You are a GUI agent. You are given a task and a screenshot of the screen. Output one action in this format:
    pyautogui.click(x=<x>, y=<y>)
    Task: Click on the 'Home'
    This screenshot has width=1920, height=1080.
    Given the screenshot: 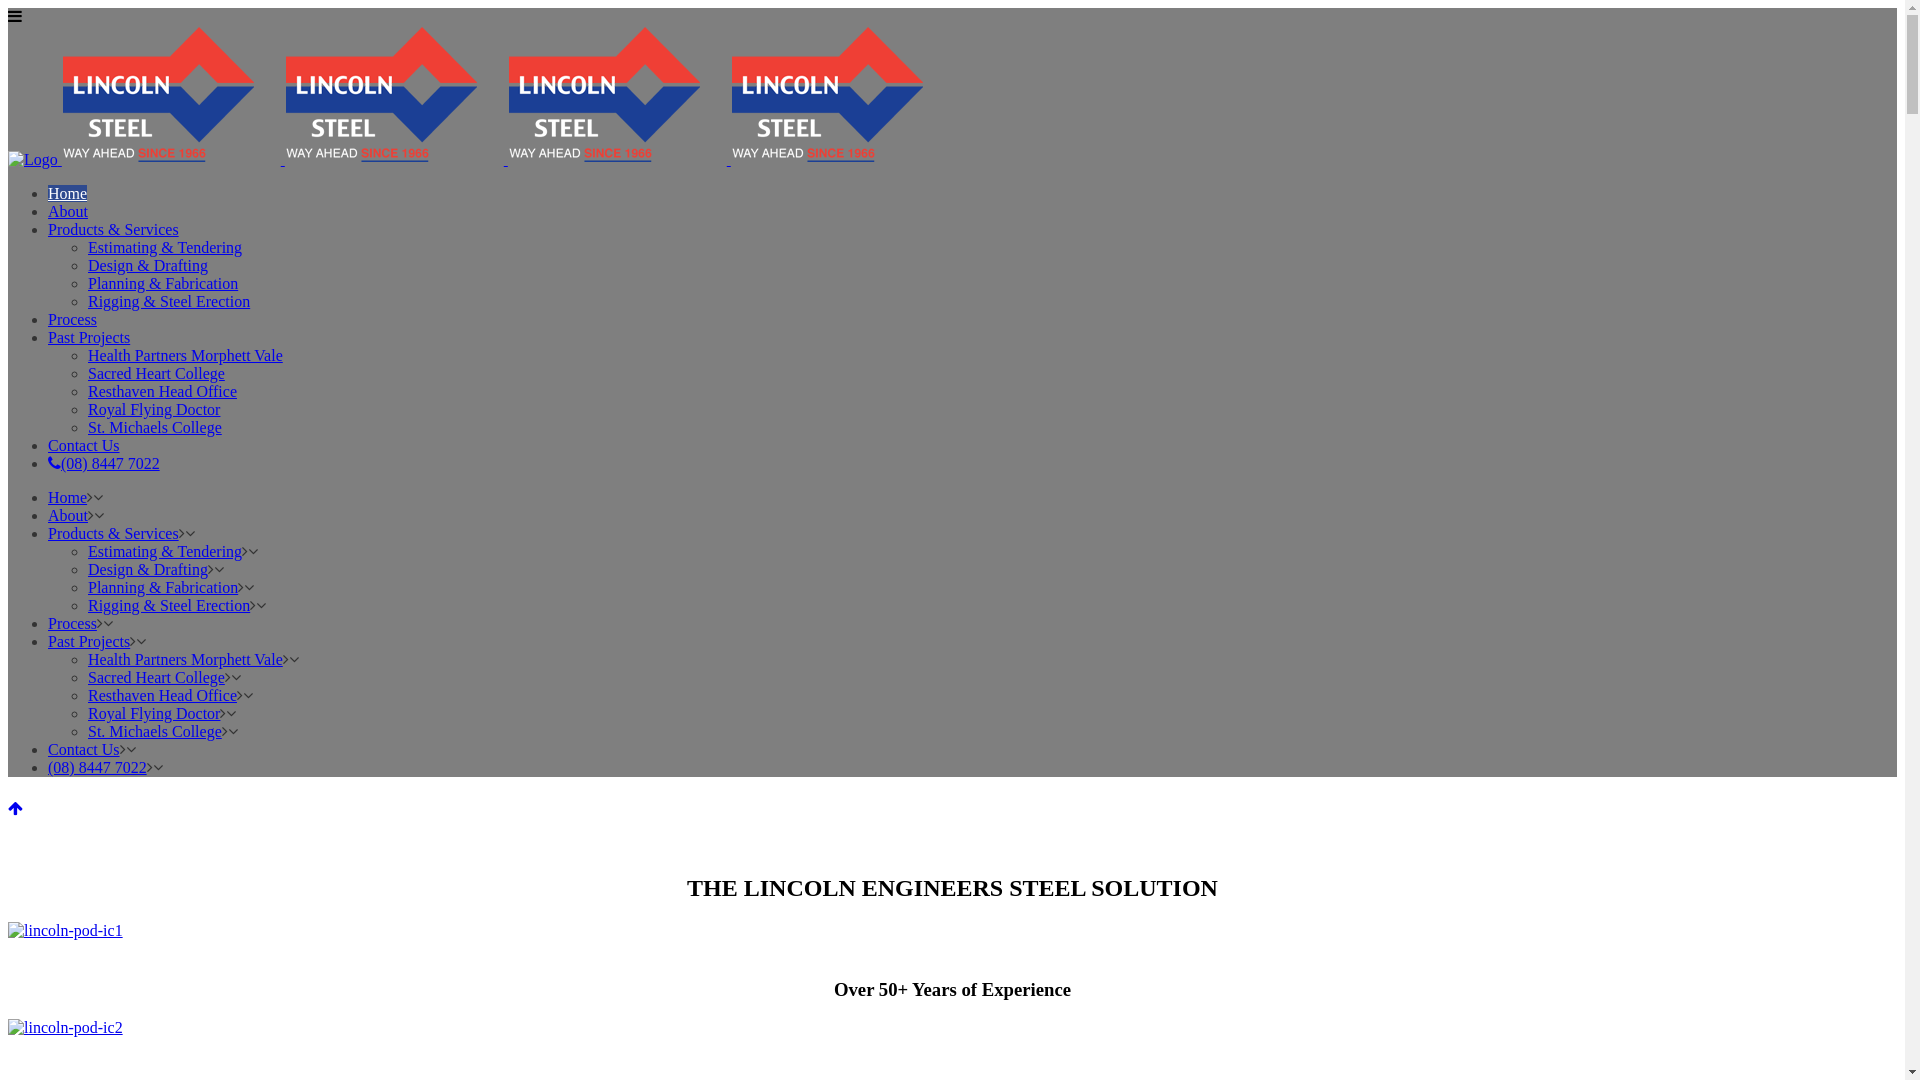 What is the action you would take?
    pyautogui.click(x=67, y=496)
    